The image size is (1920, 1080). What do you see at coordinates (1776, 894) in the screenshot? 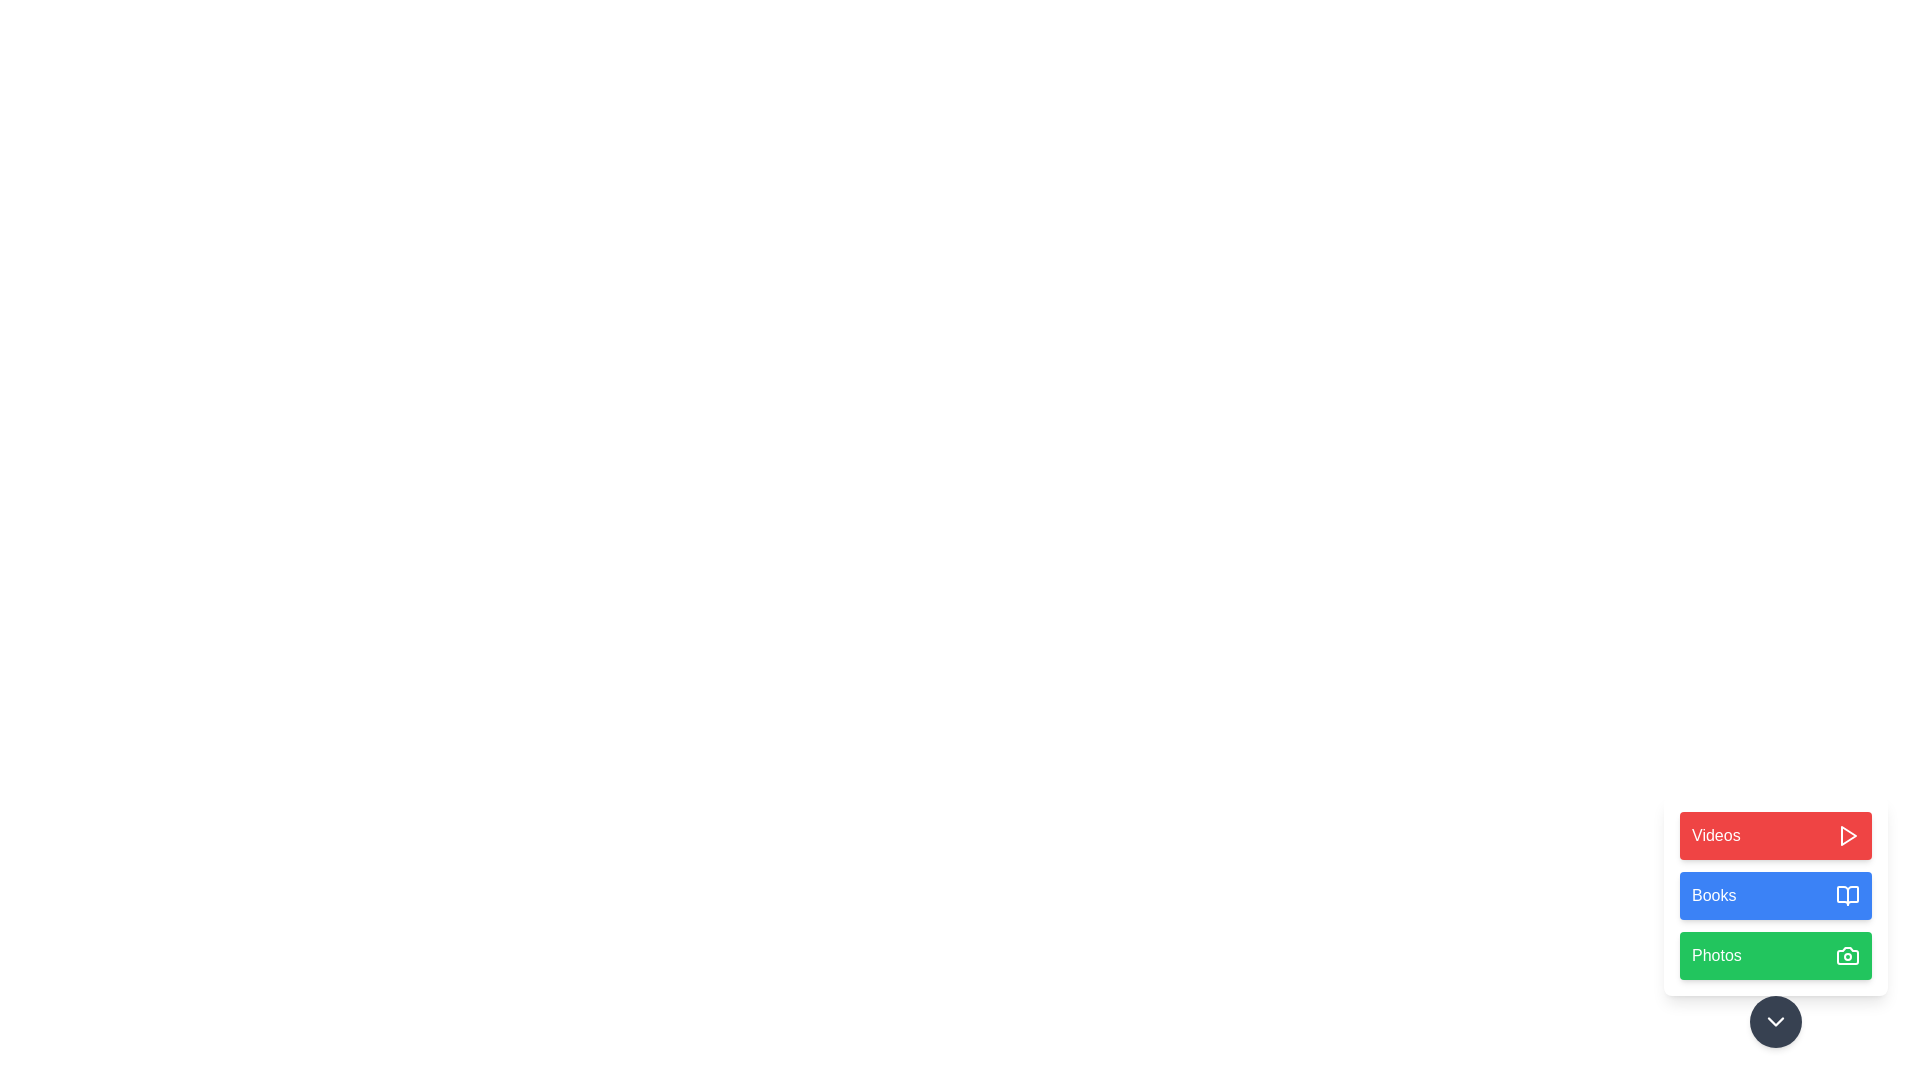
I see `'Books' button to activate the action` at bounding box center [1776, 894].